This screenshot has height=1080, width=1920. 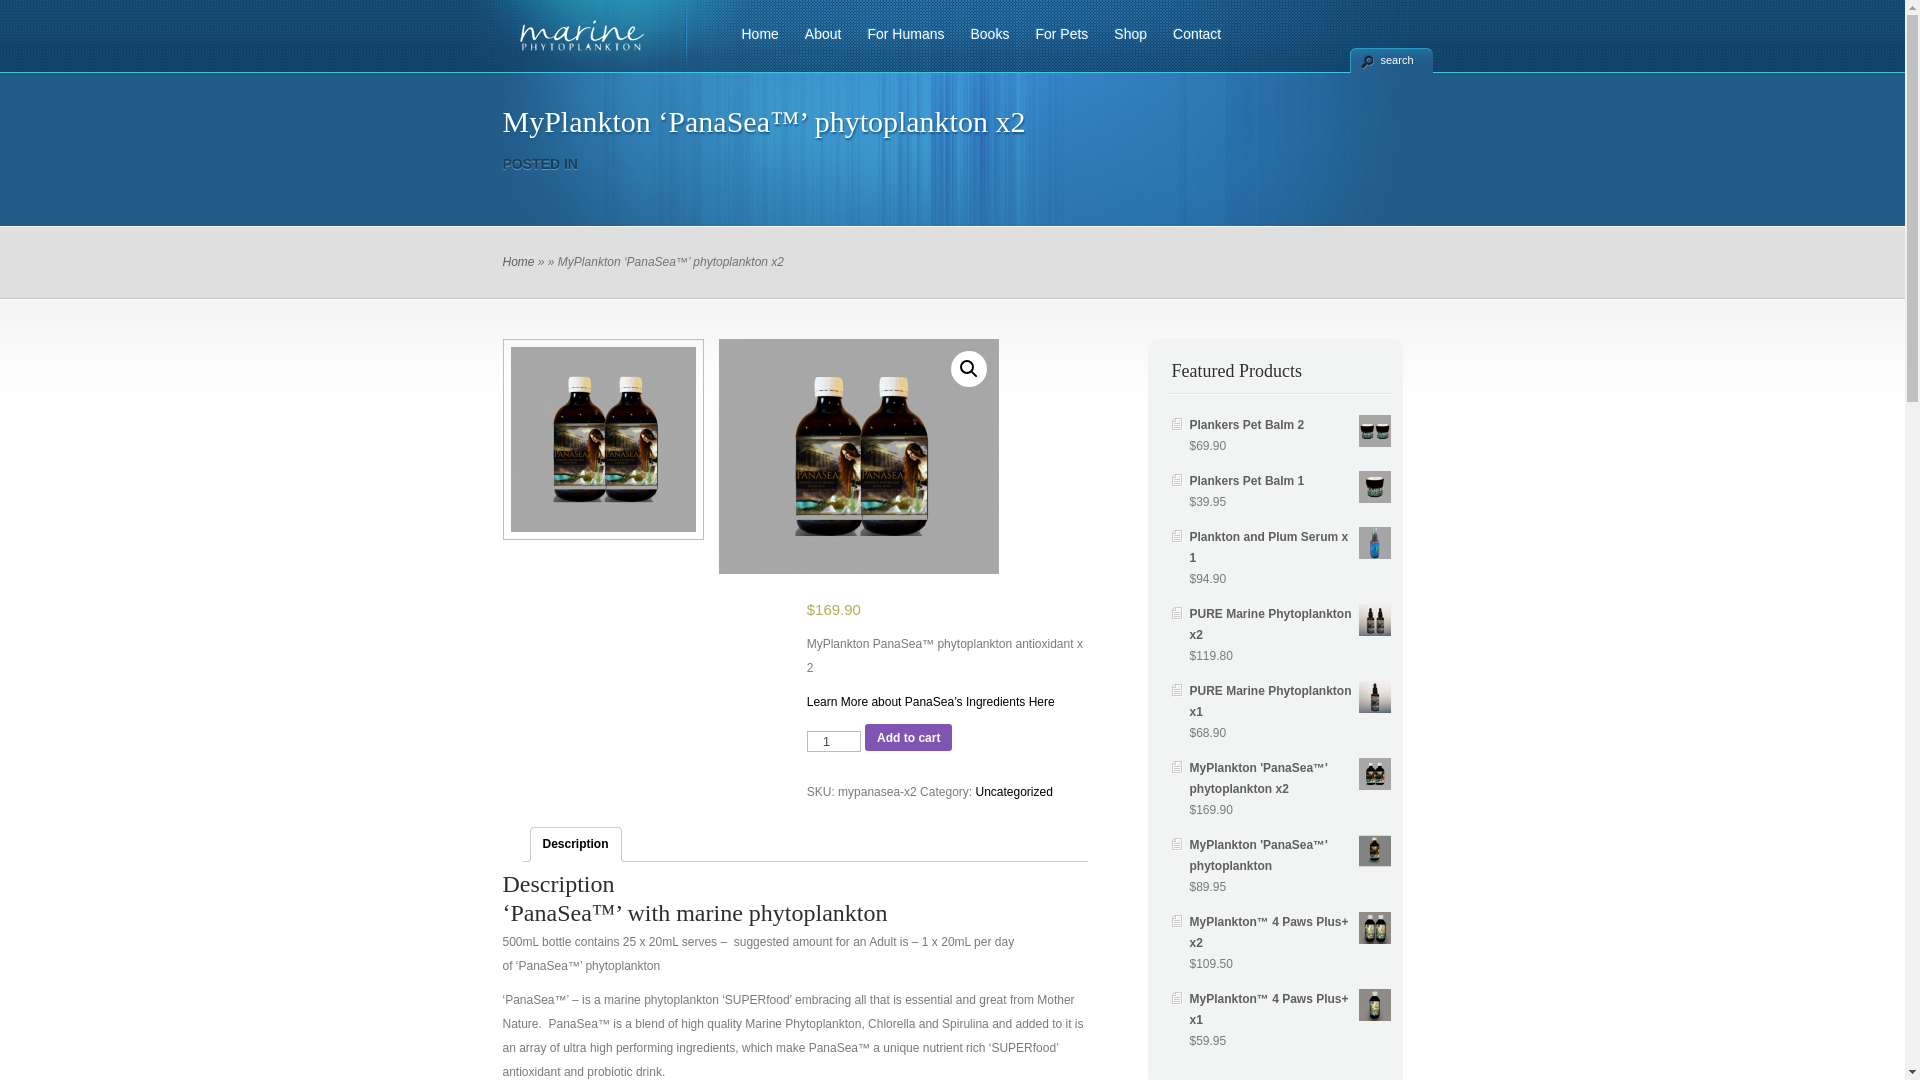 What do you see at coordinates (954, 45) in the screenshot?
I see `'Books'` at bounding box center [954, 45].